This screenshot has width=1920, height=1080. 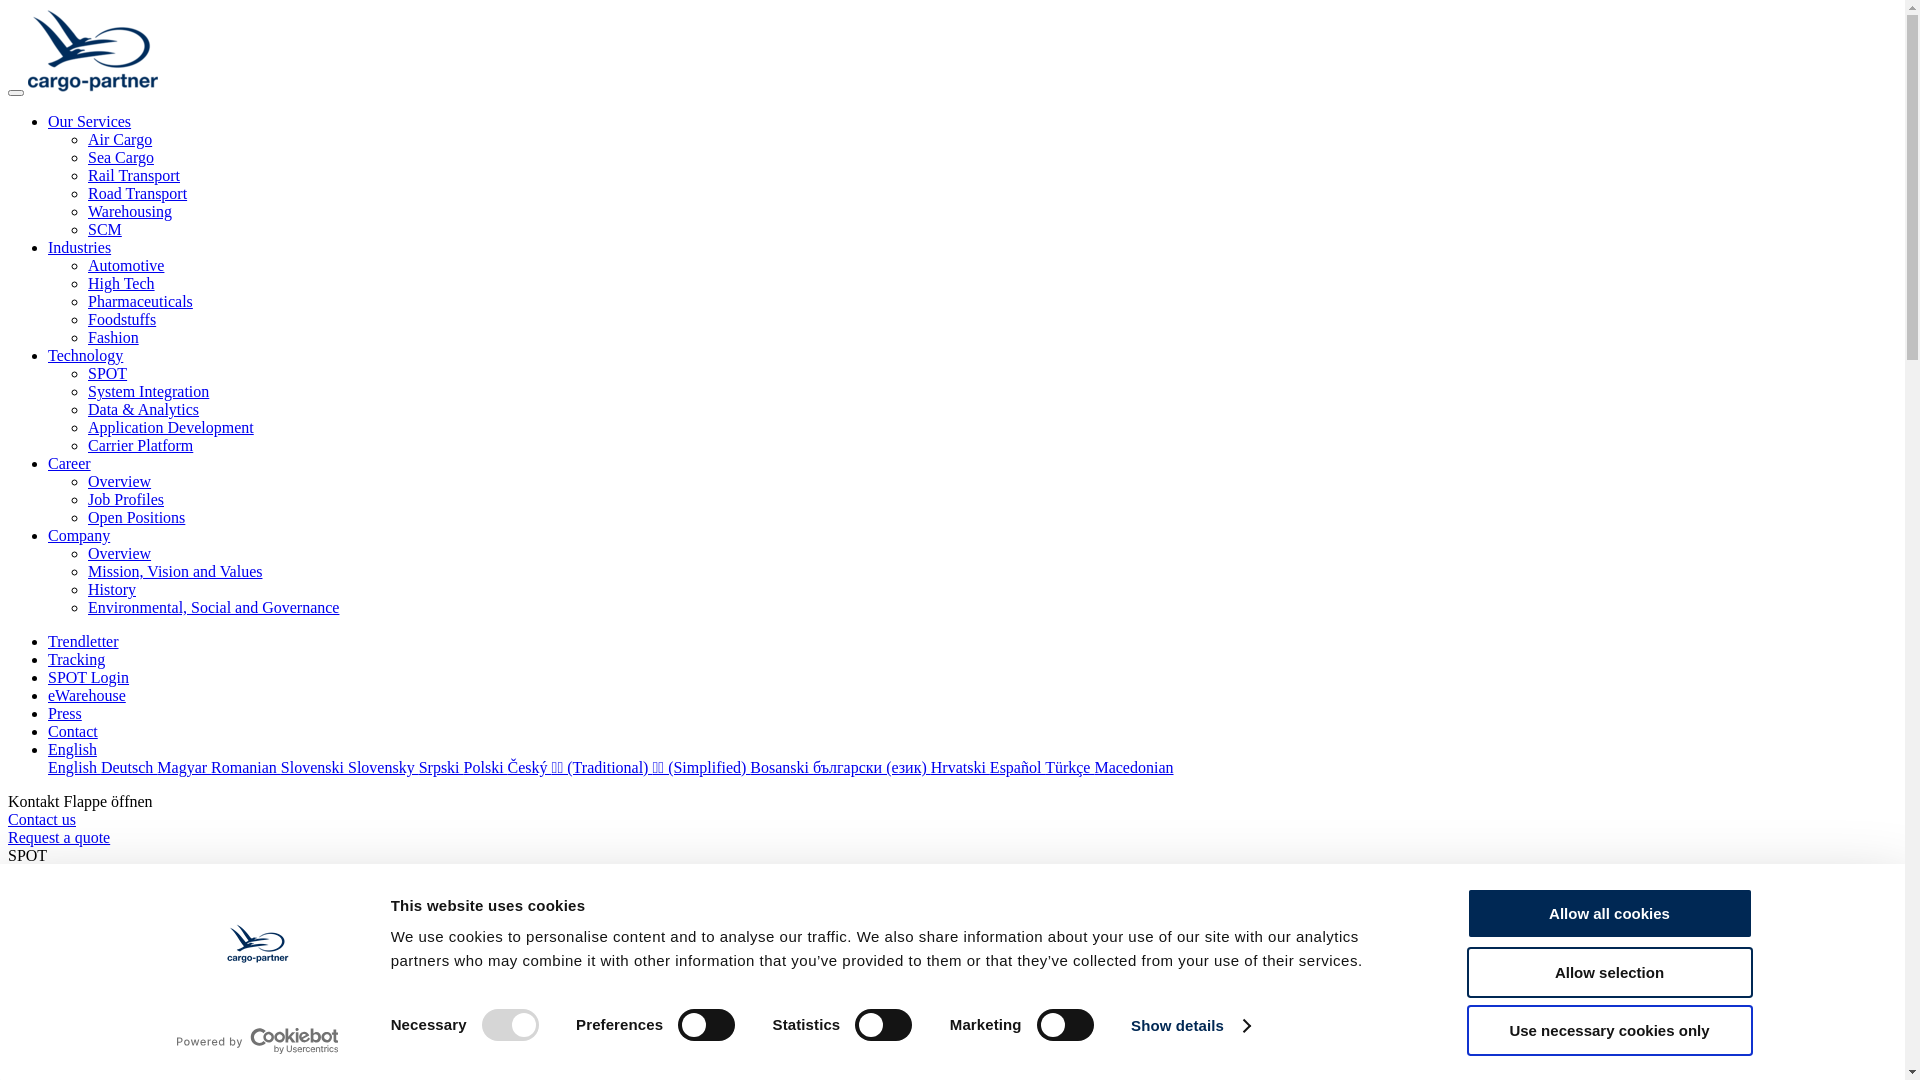 I want to click on 'Job Profiles', so click(x=124, y=498).